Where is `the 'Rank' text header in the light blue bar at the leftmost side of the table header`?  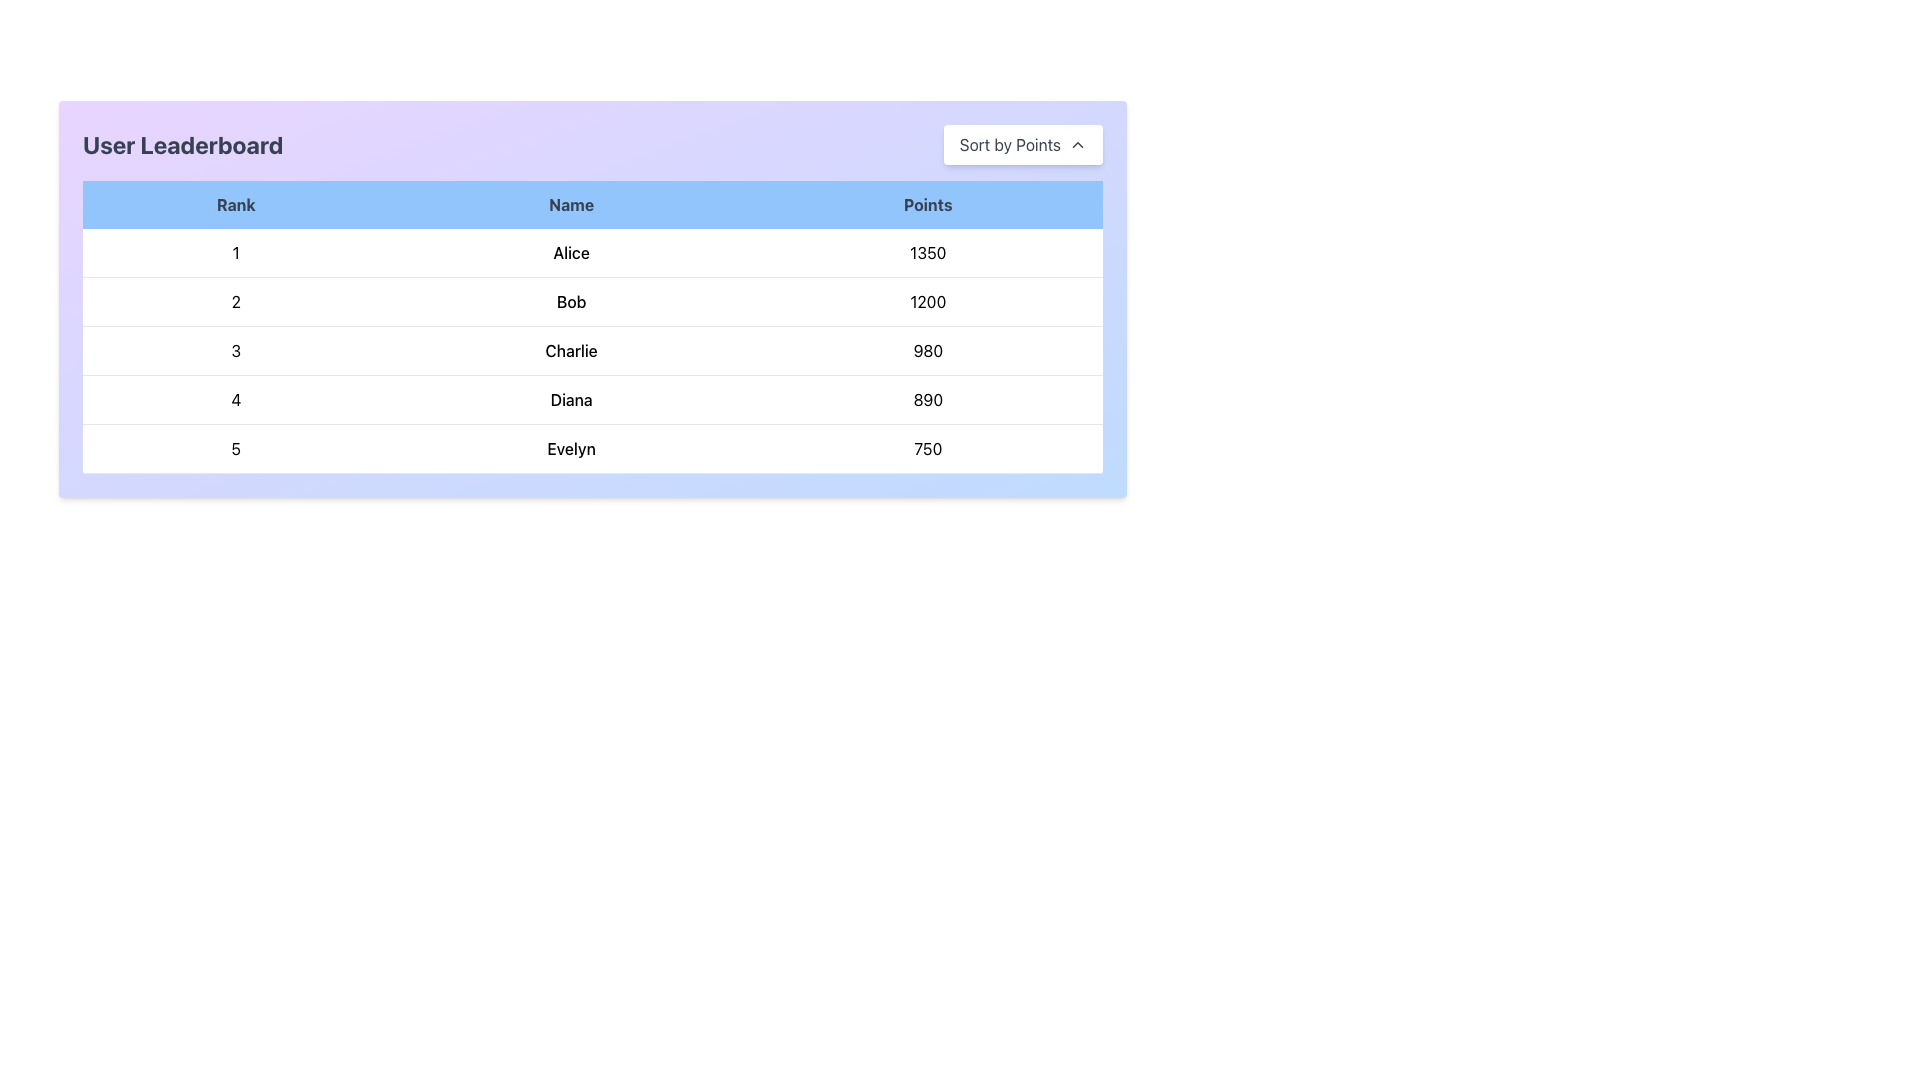
the 'Rank' text header in the light blue bar at the leftmost side of the table header is located at coordinates (236, 204).